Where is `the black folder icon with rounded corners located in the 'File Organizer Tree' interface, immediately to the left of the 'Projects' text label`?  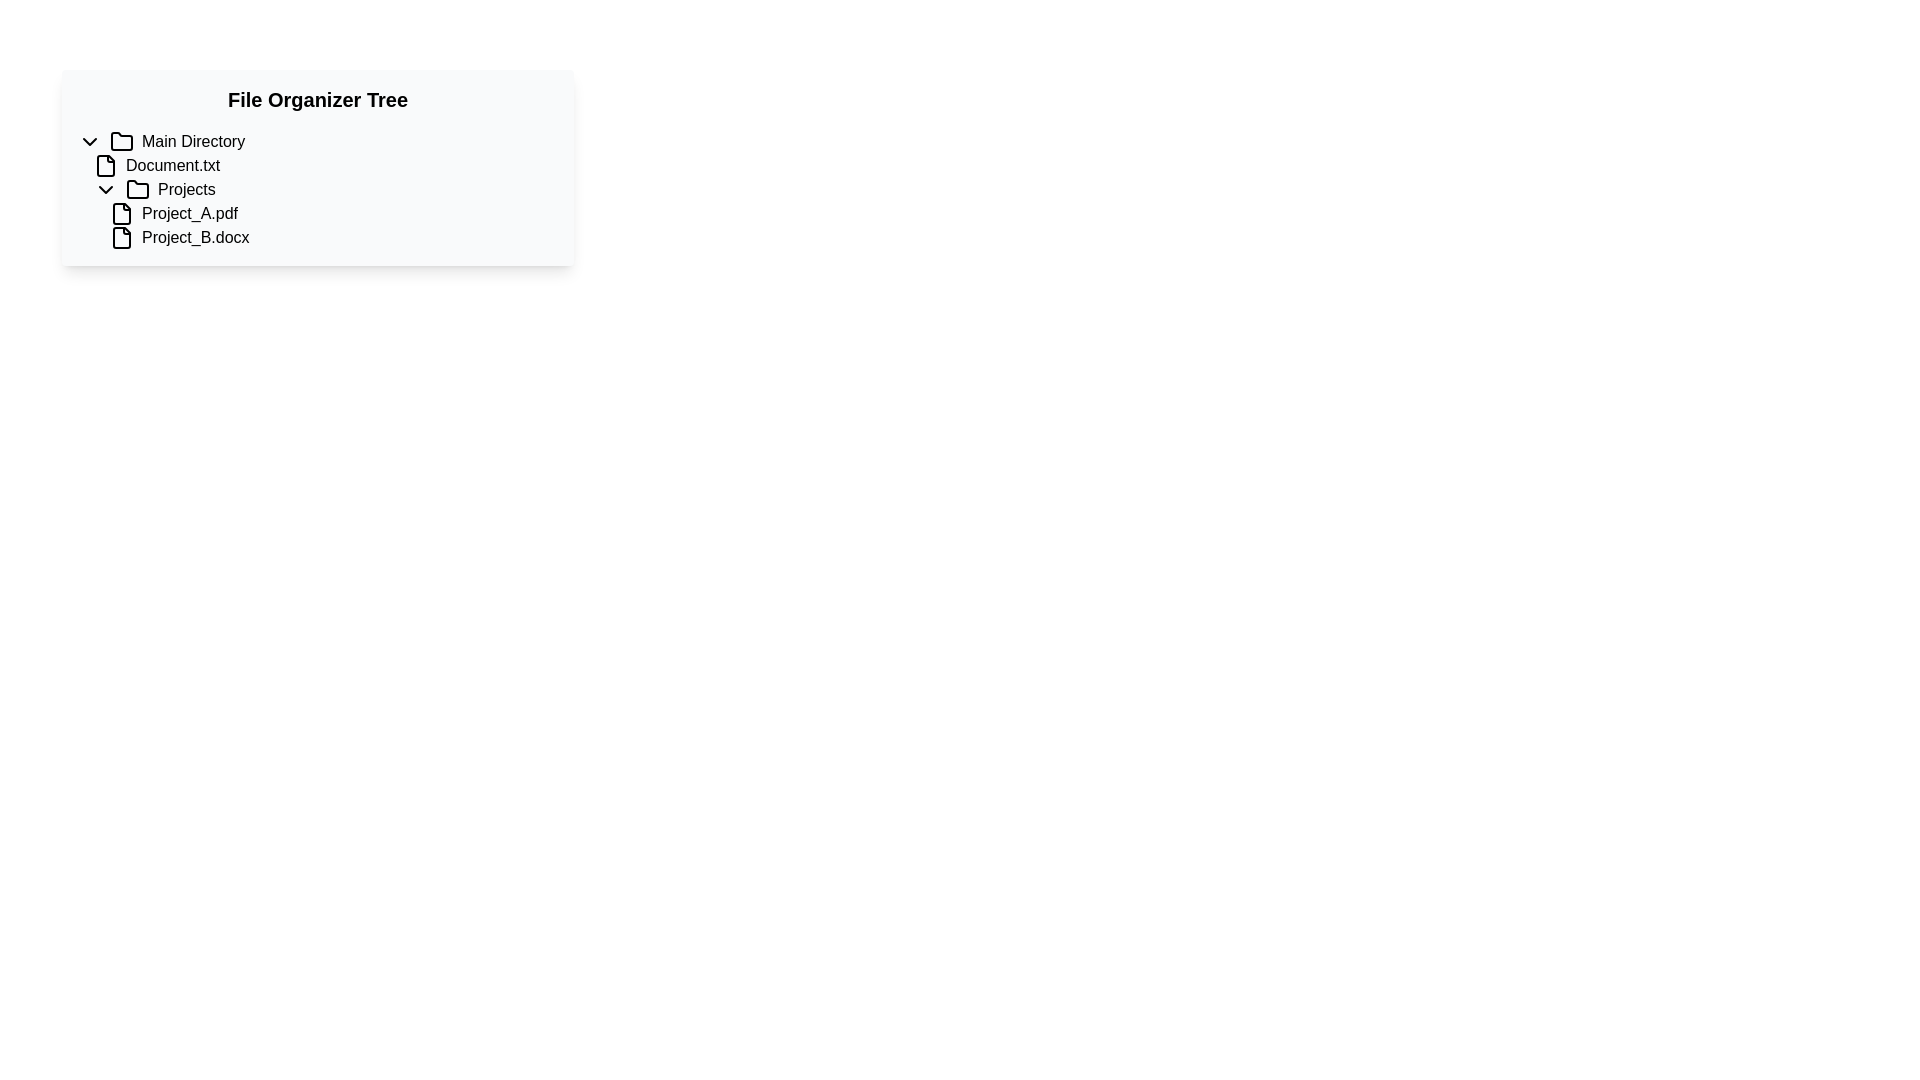
the black folder icon with rounded corners located in the 'File Organizer Tree' interface, immediately to the left of the 'Projects' text label is located at coordinates (137, 189).